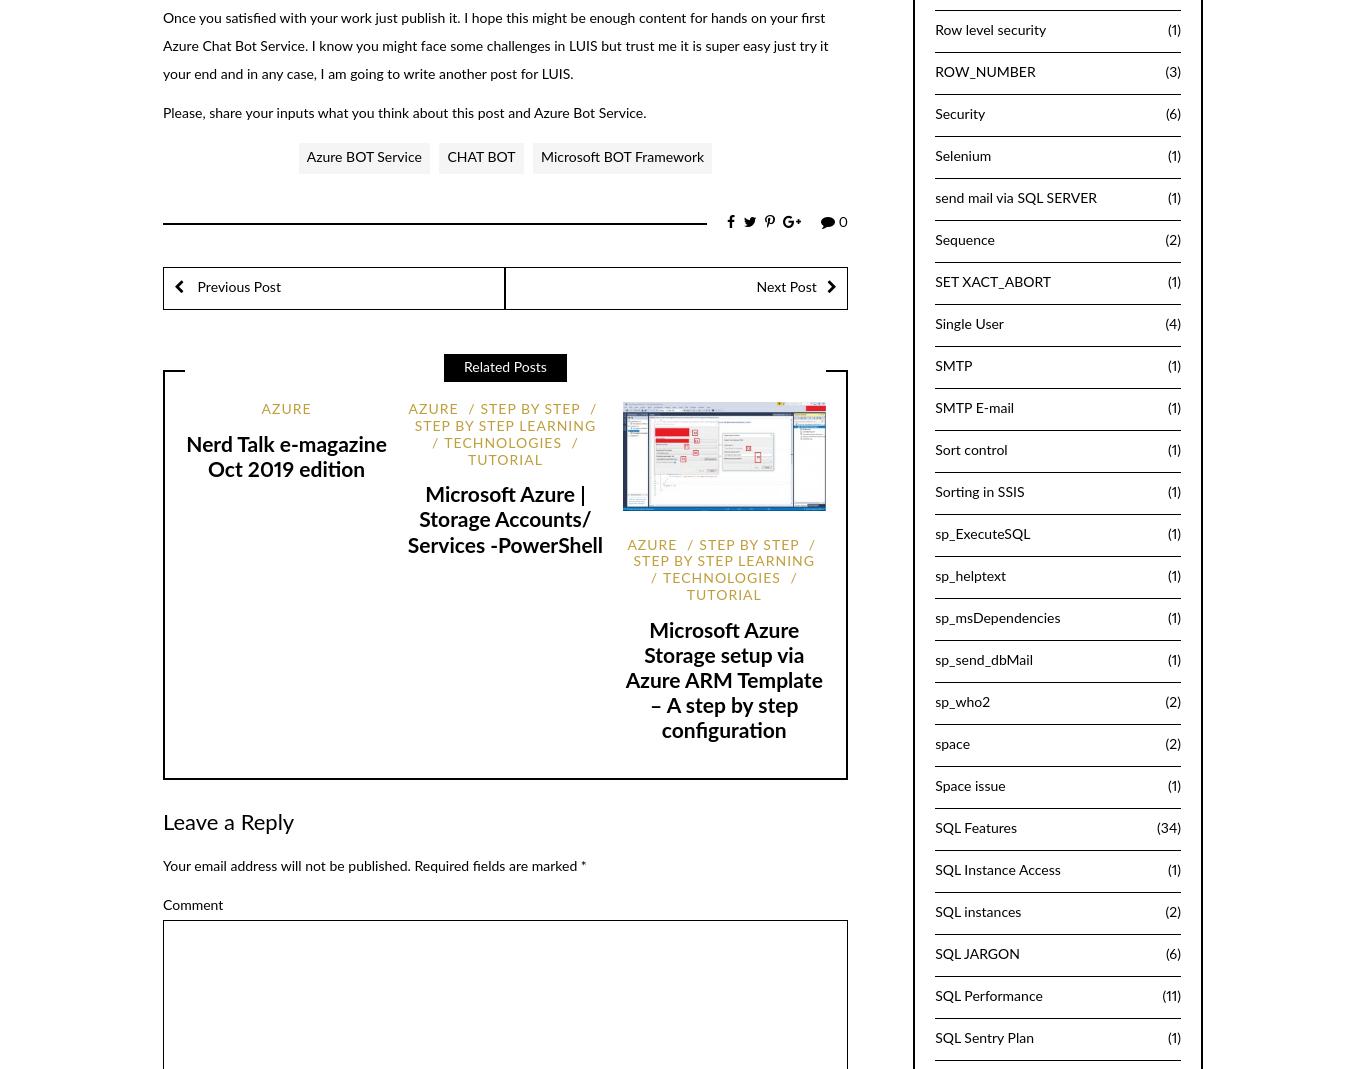  I want to click on 'Your email address will not be published.', so click(161, 865).